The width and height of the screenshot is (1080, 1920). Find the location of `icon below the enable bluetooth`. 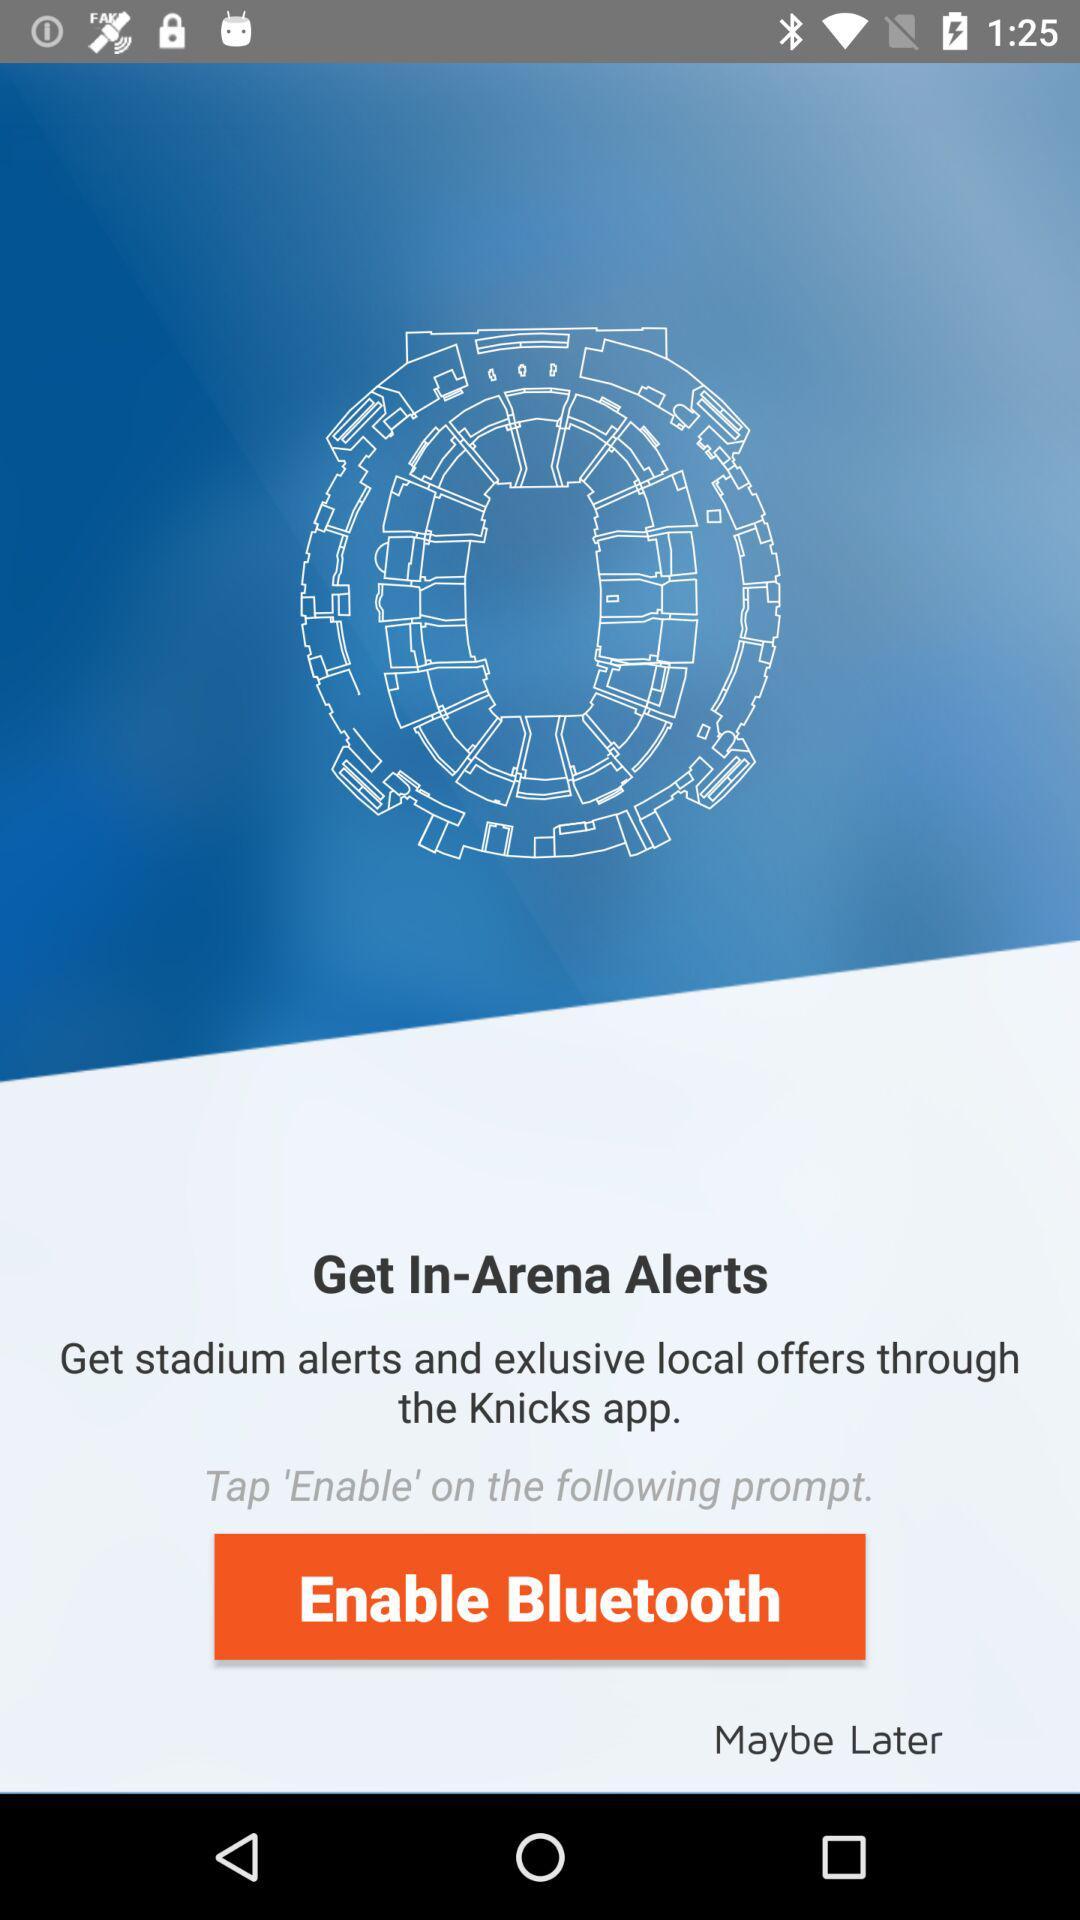

icon below the enable bluetooth is located at coordinates (828, 1736).